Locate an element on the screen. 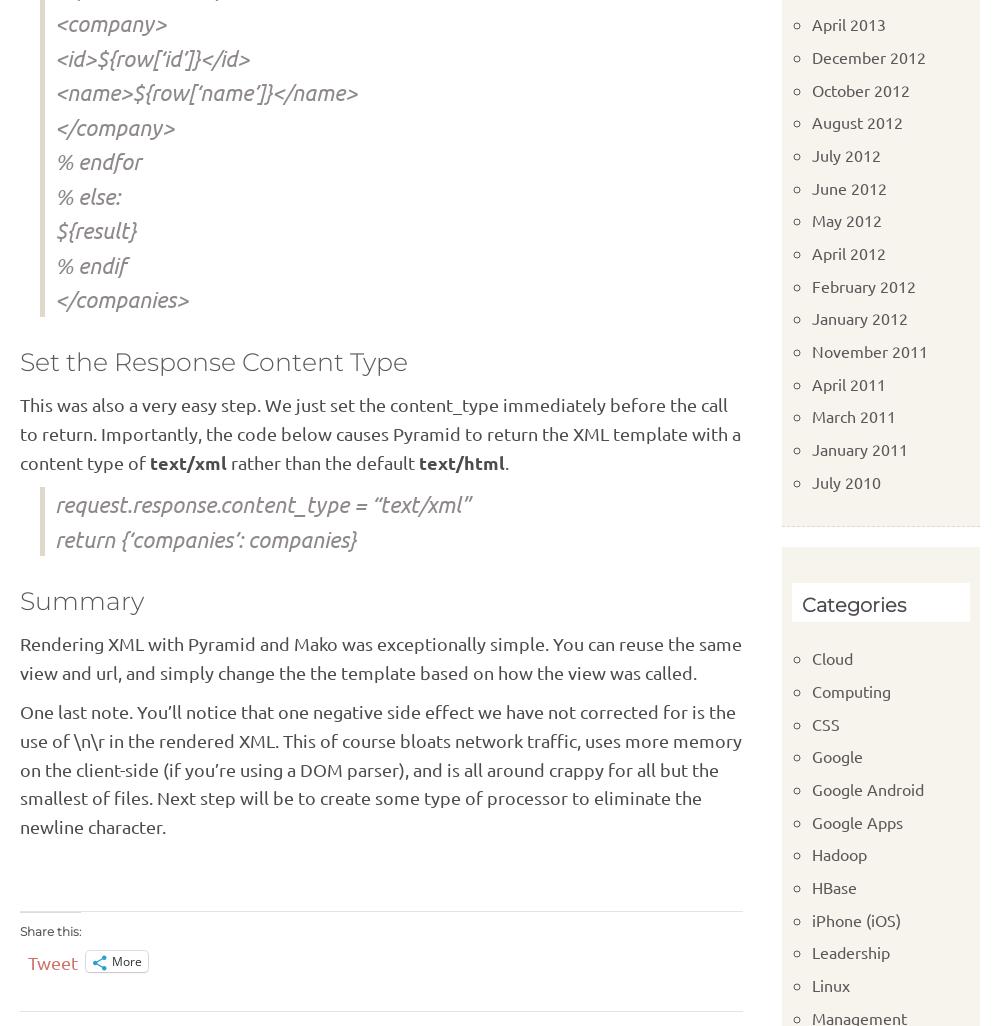  'This was also a very easy step. We just set the content_type immediately before the call to return. Importantly, the code below causes Pyramid to return the XML template with a content type of' is located at coordinates (20, 432).